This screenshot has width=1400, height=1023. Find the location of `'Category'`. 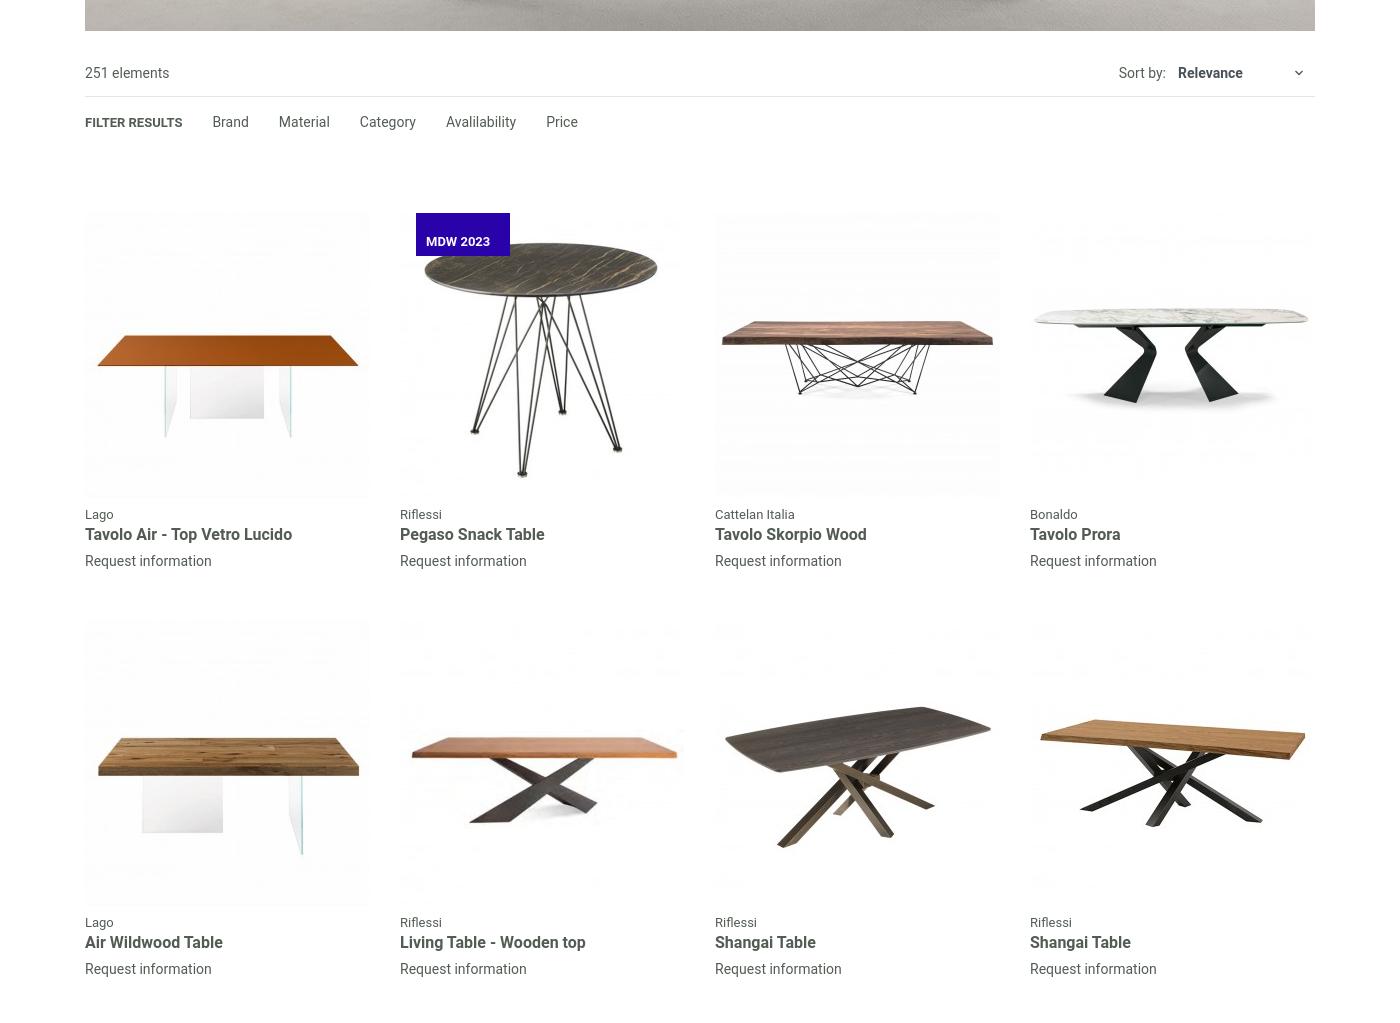

'Category' is located at coordinates (385, 121).